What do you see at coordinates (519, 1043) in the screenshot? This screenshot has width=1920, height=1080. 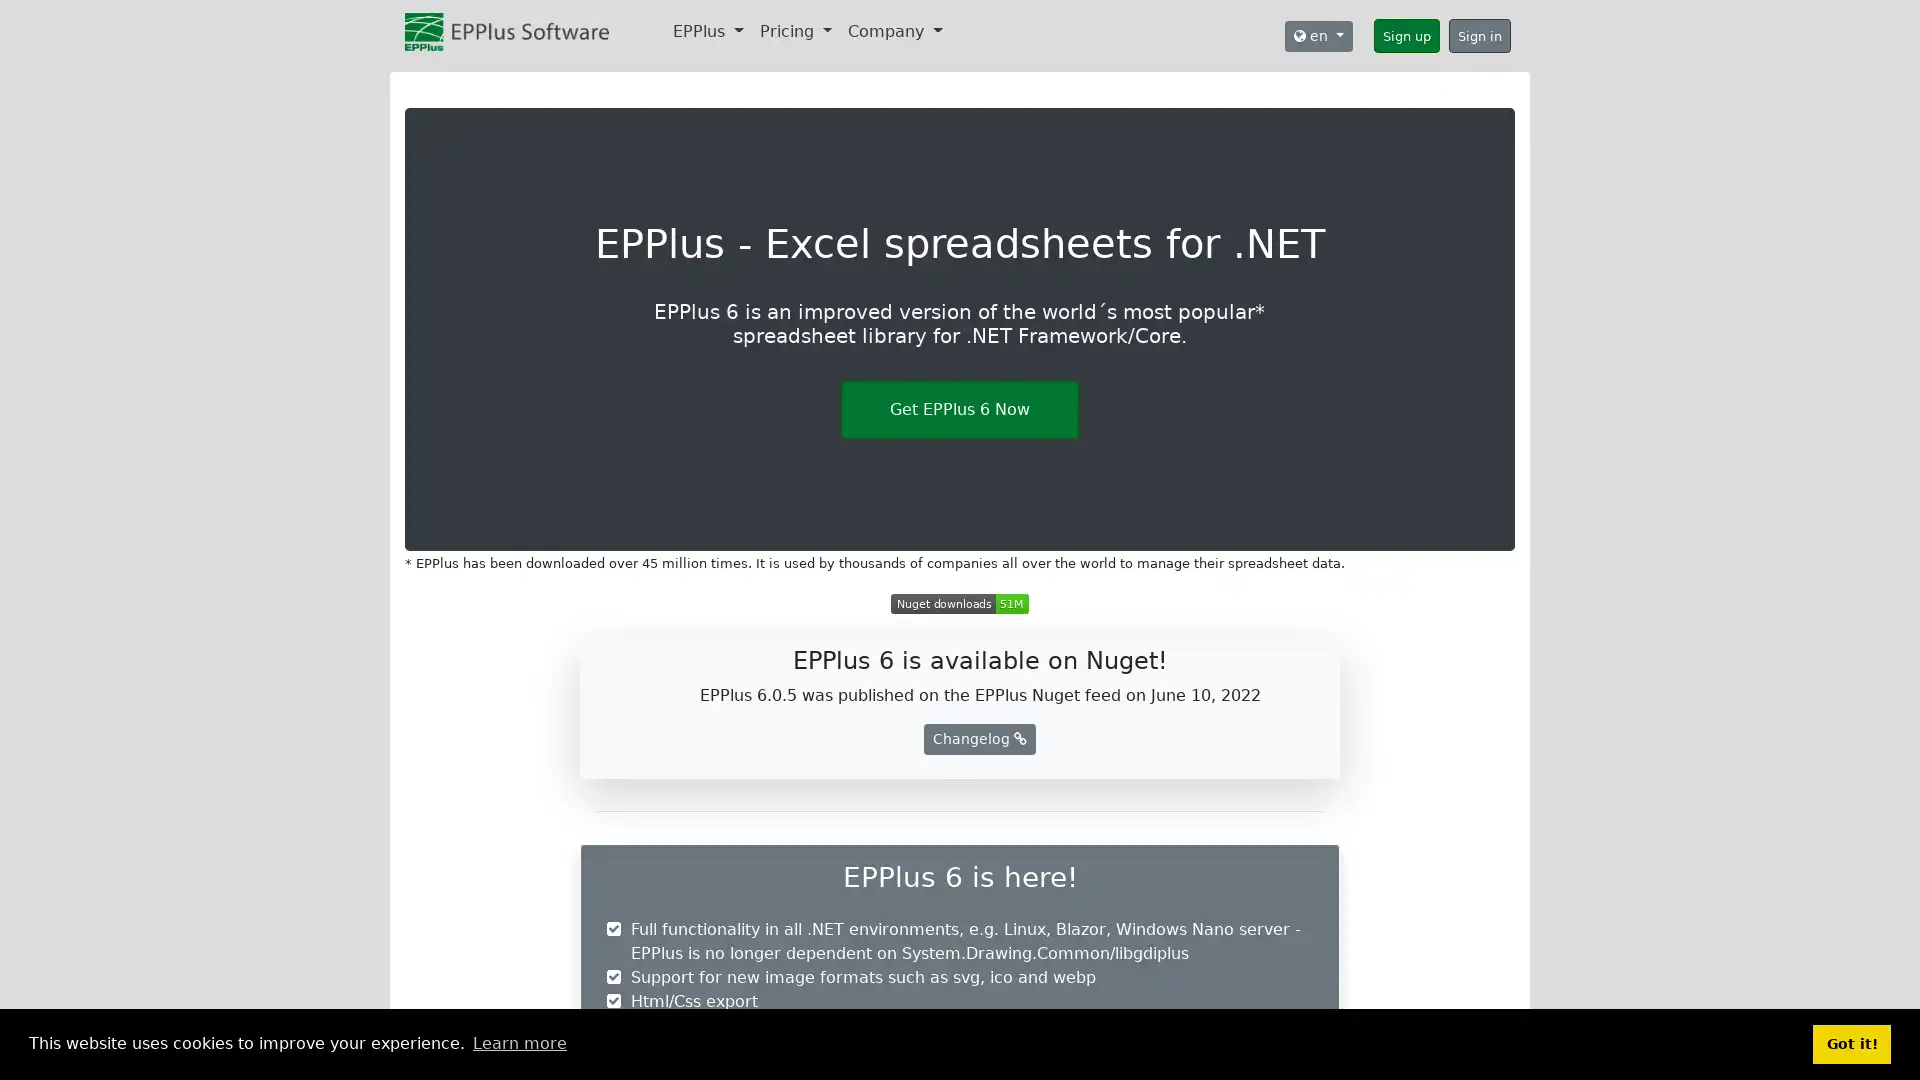 I see `learn more about cookies` at bounding box center [519, 1043].